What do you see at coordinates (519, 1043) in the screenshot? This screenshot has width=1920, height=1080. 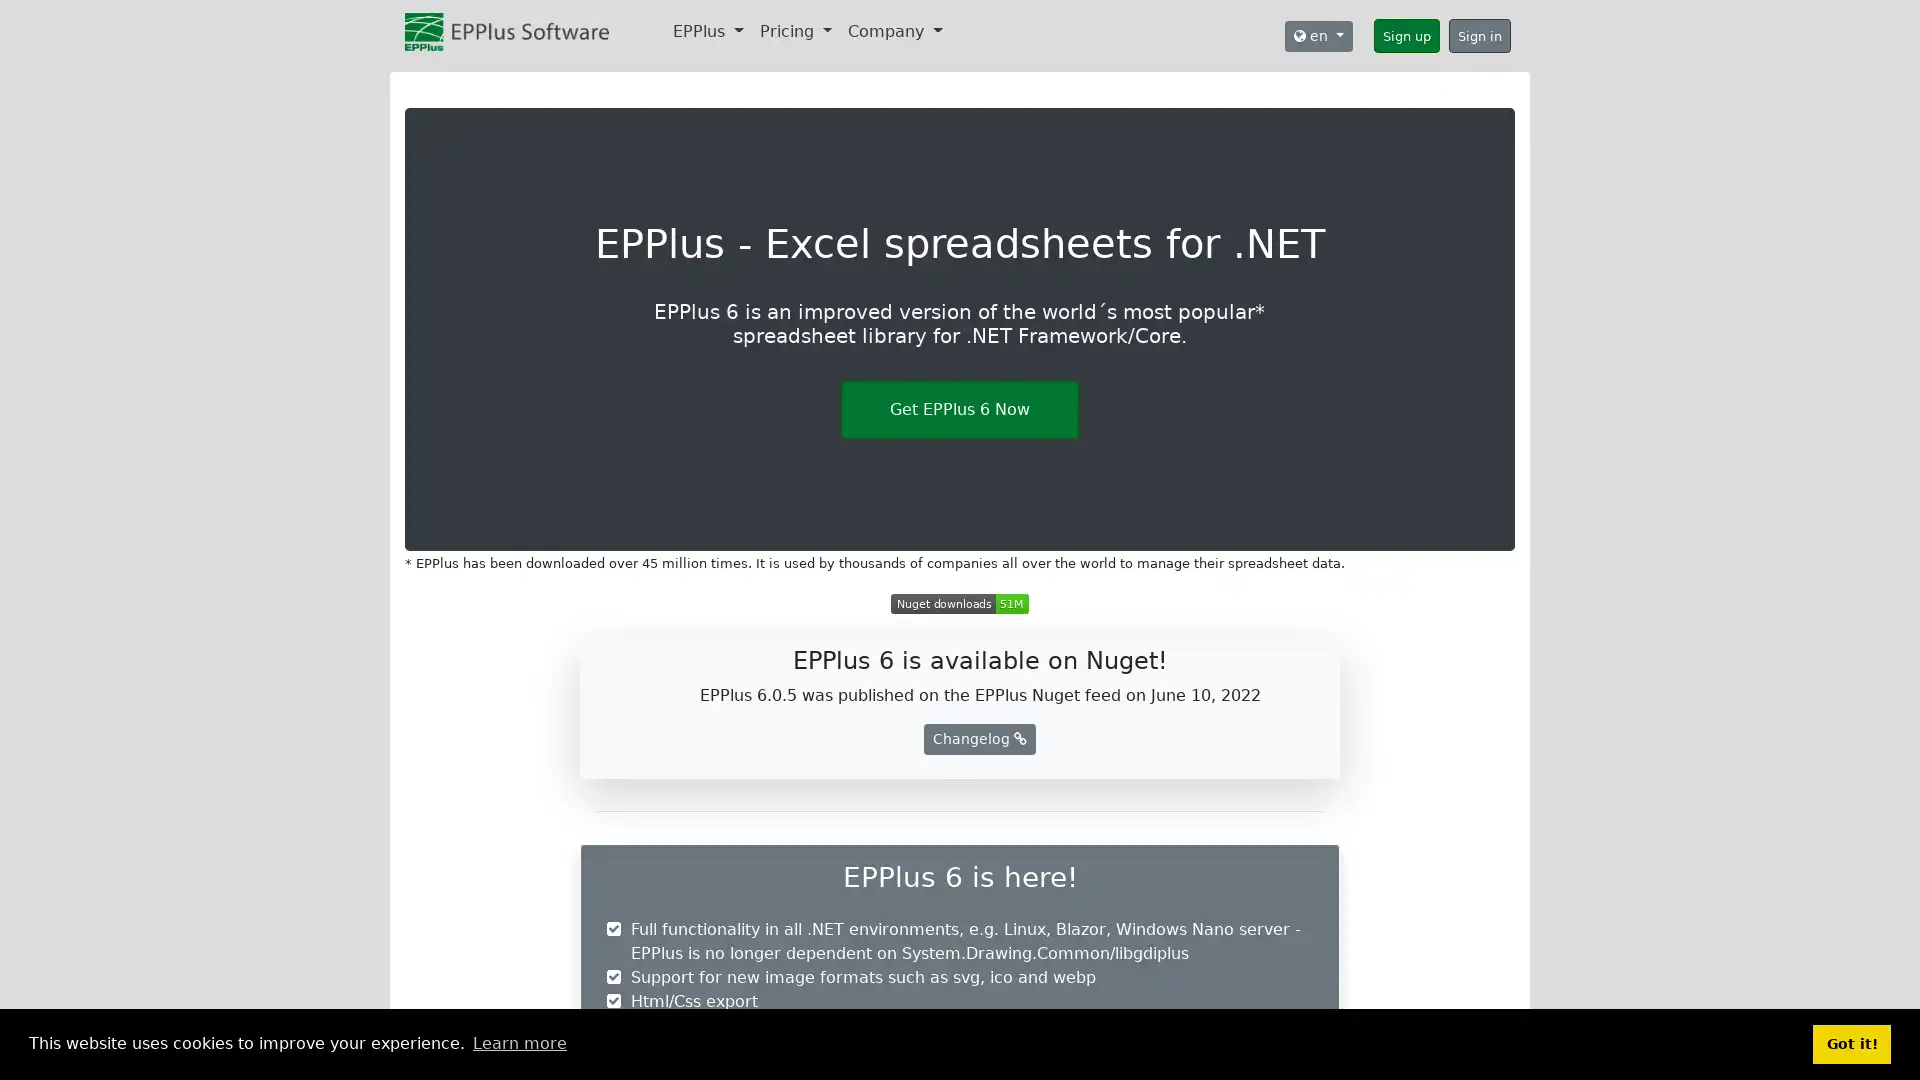 I see `learn more about cookies` at bounding box center [519, 1043].